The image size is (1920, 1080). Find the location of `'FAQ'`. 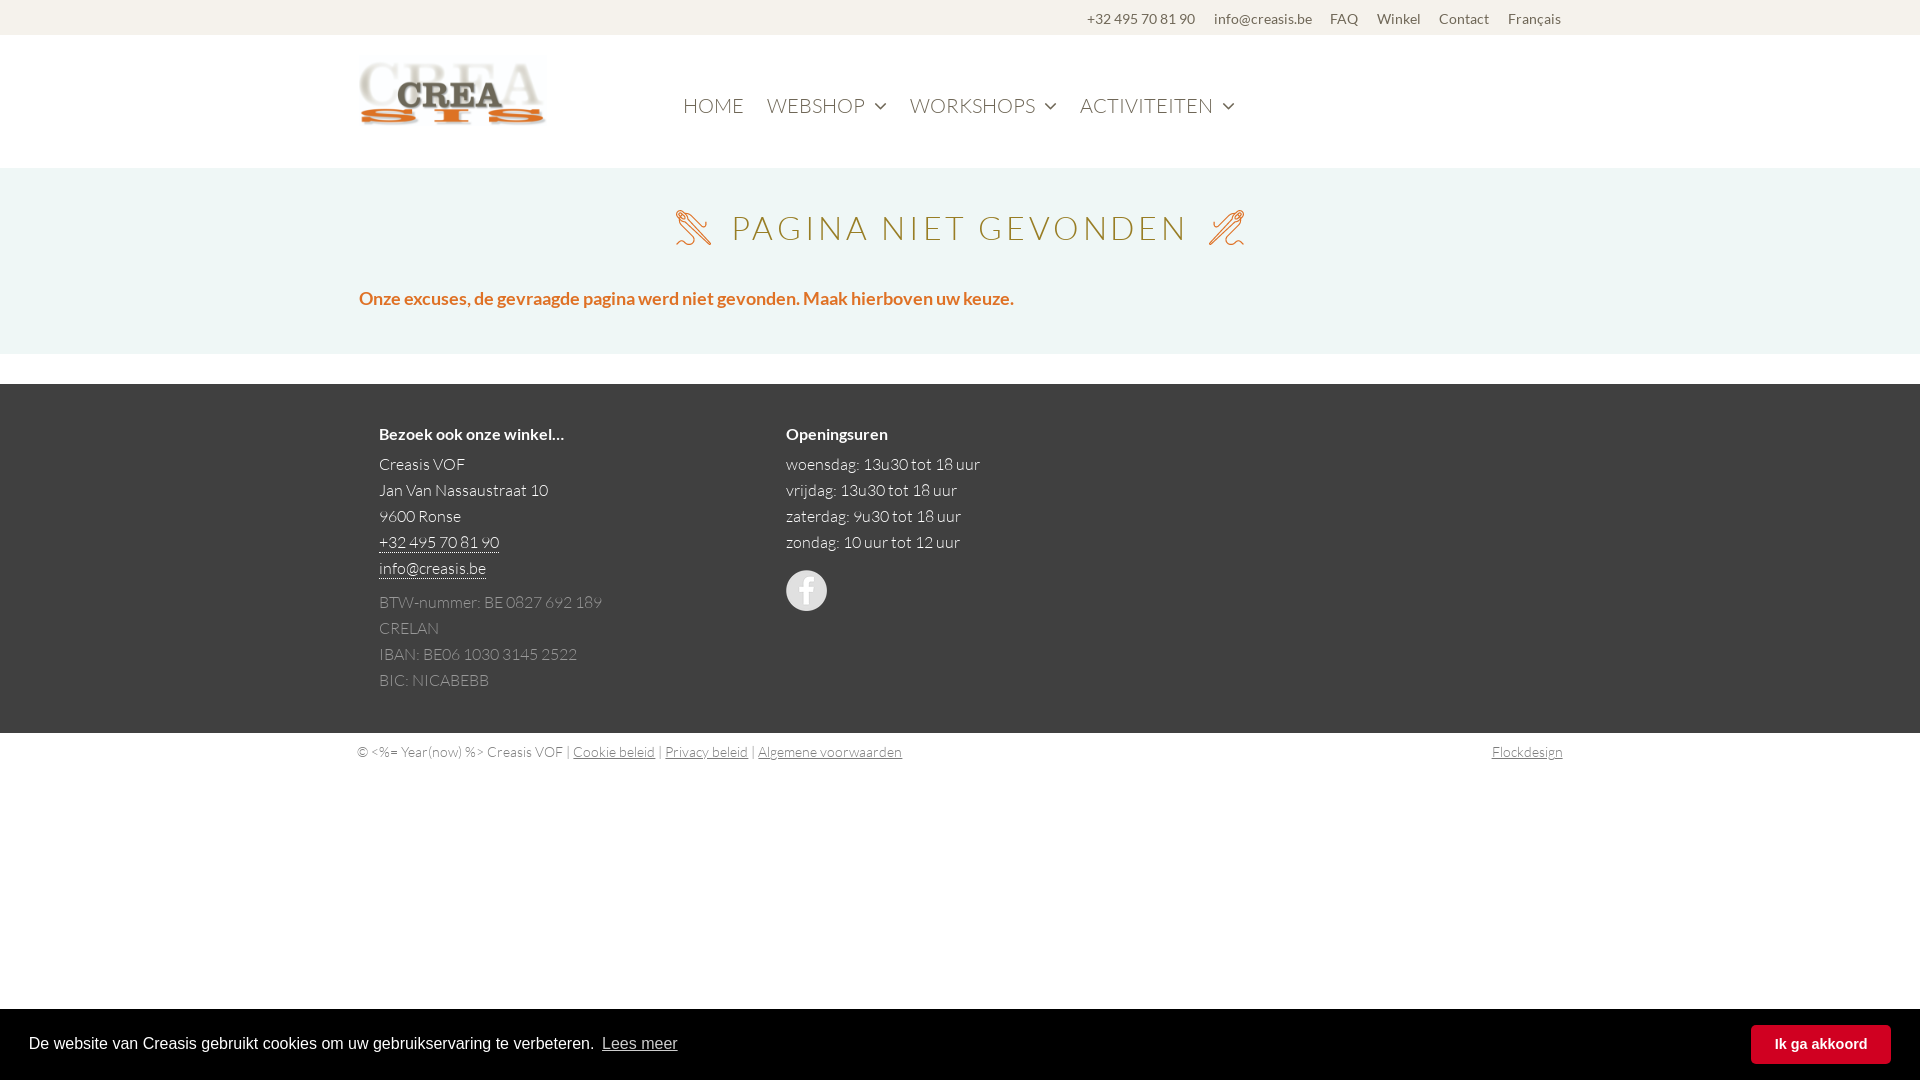

'FAQ' is located at coordinates (1329, 18).